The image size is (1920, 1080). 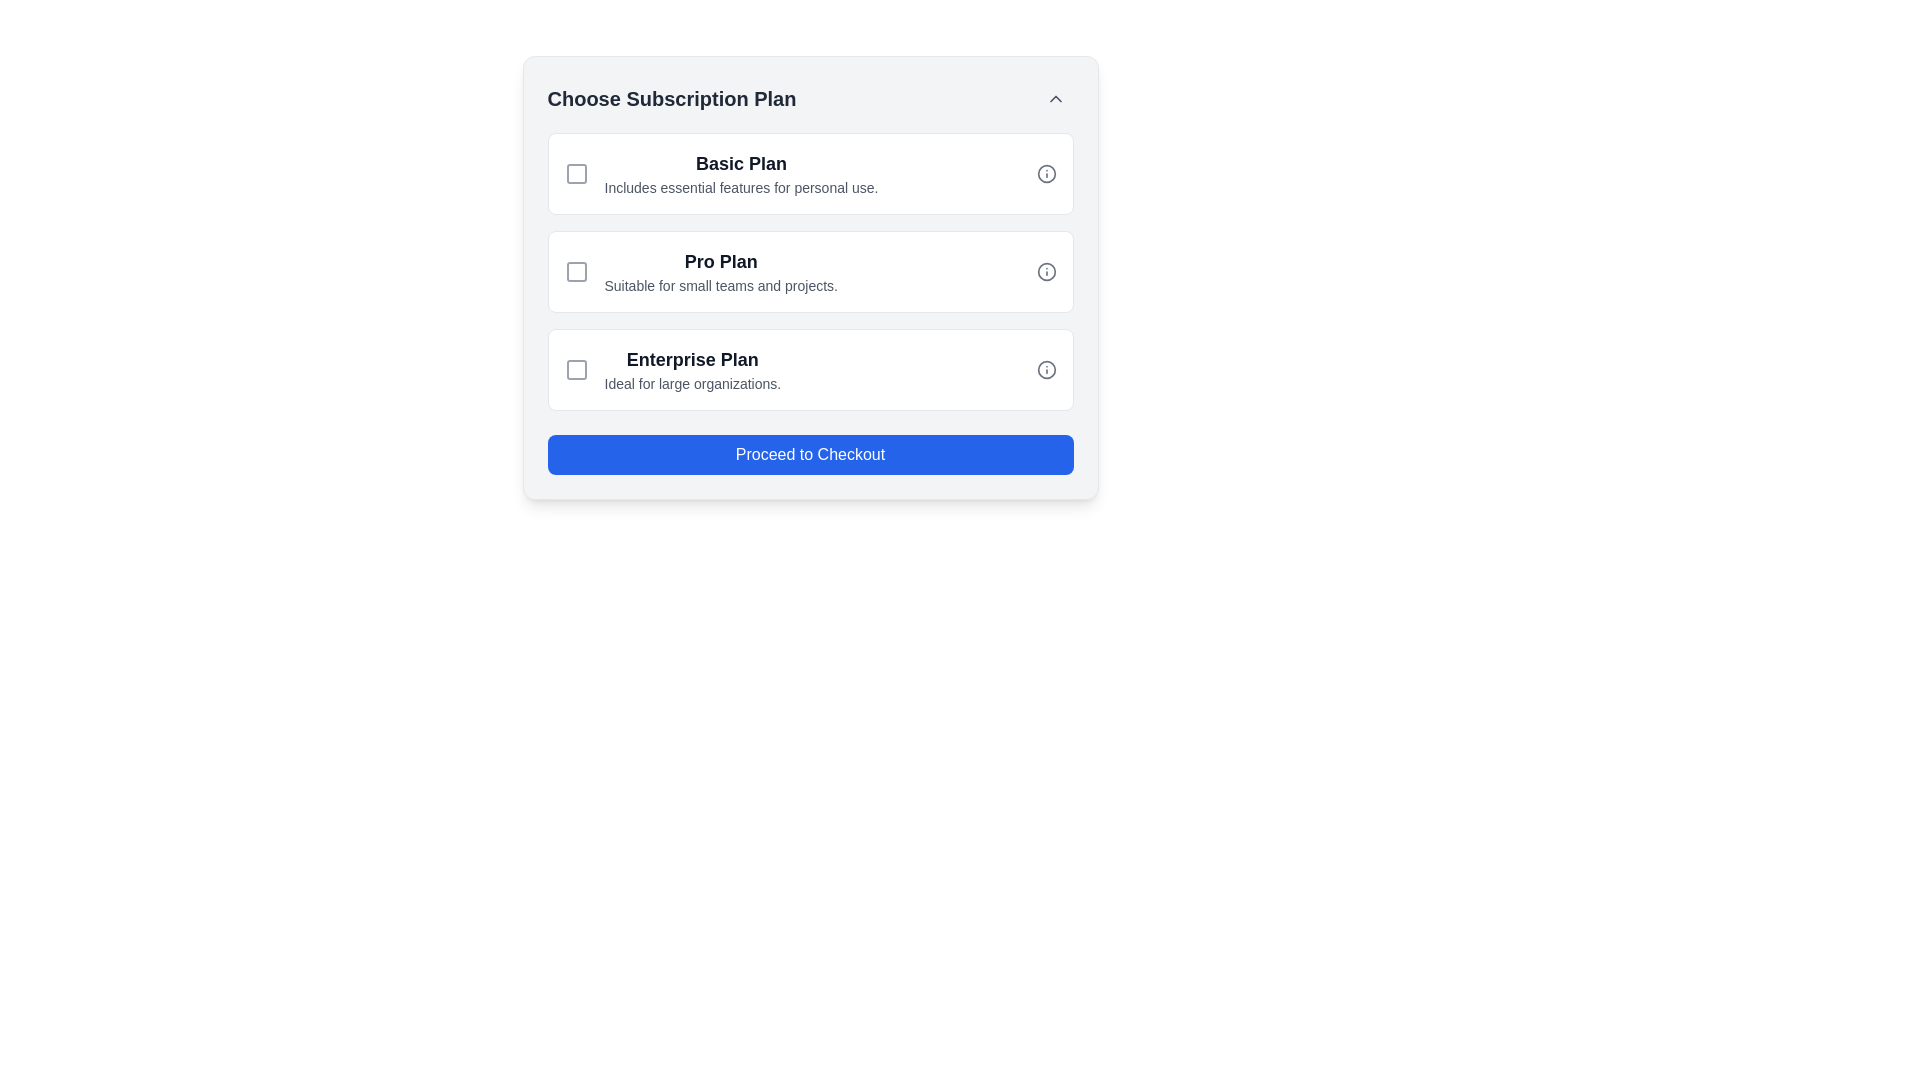 I want to click on text from the 'Choose Subscription Plan' label, which is displayed in bold and dark gray near the top of the subscription selection interface, so click(x=672, y=99).